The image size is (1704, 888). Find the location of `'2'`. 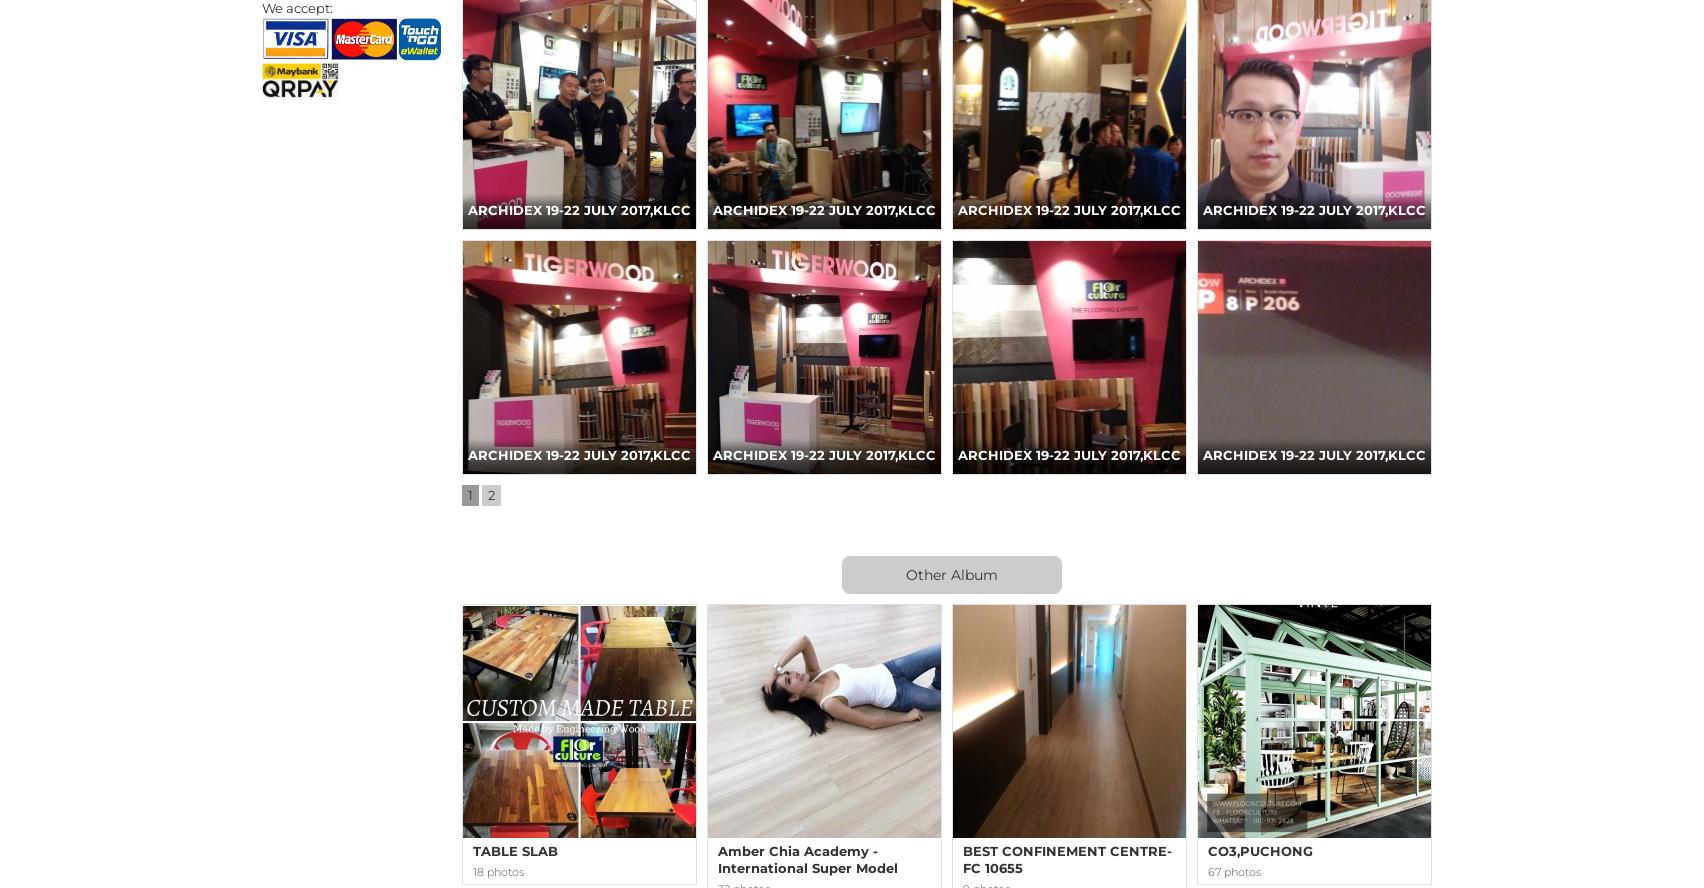

'2' is located at coordinates (491, 494).